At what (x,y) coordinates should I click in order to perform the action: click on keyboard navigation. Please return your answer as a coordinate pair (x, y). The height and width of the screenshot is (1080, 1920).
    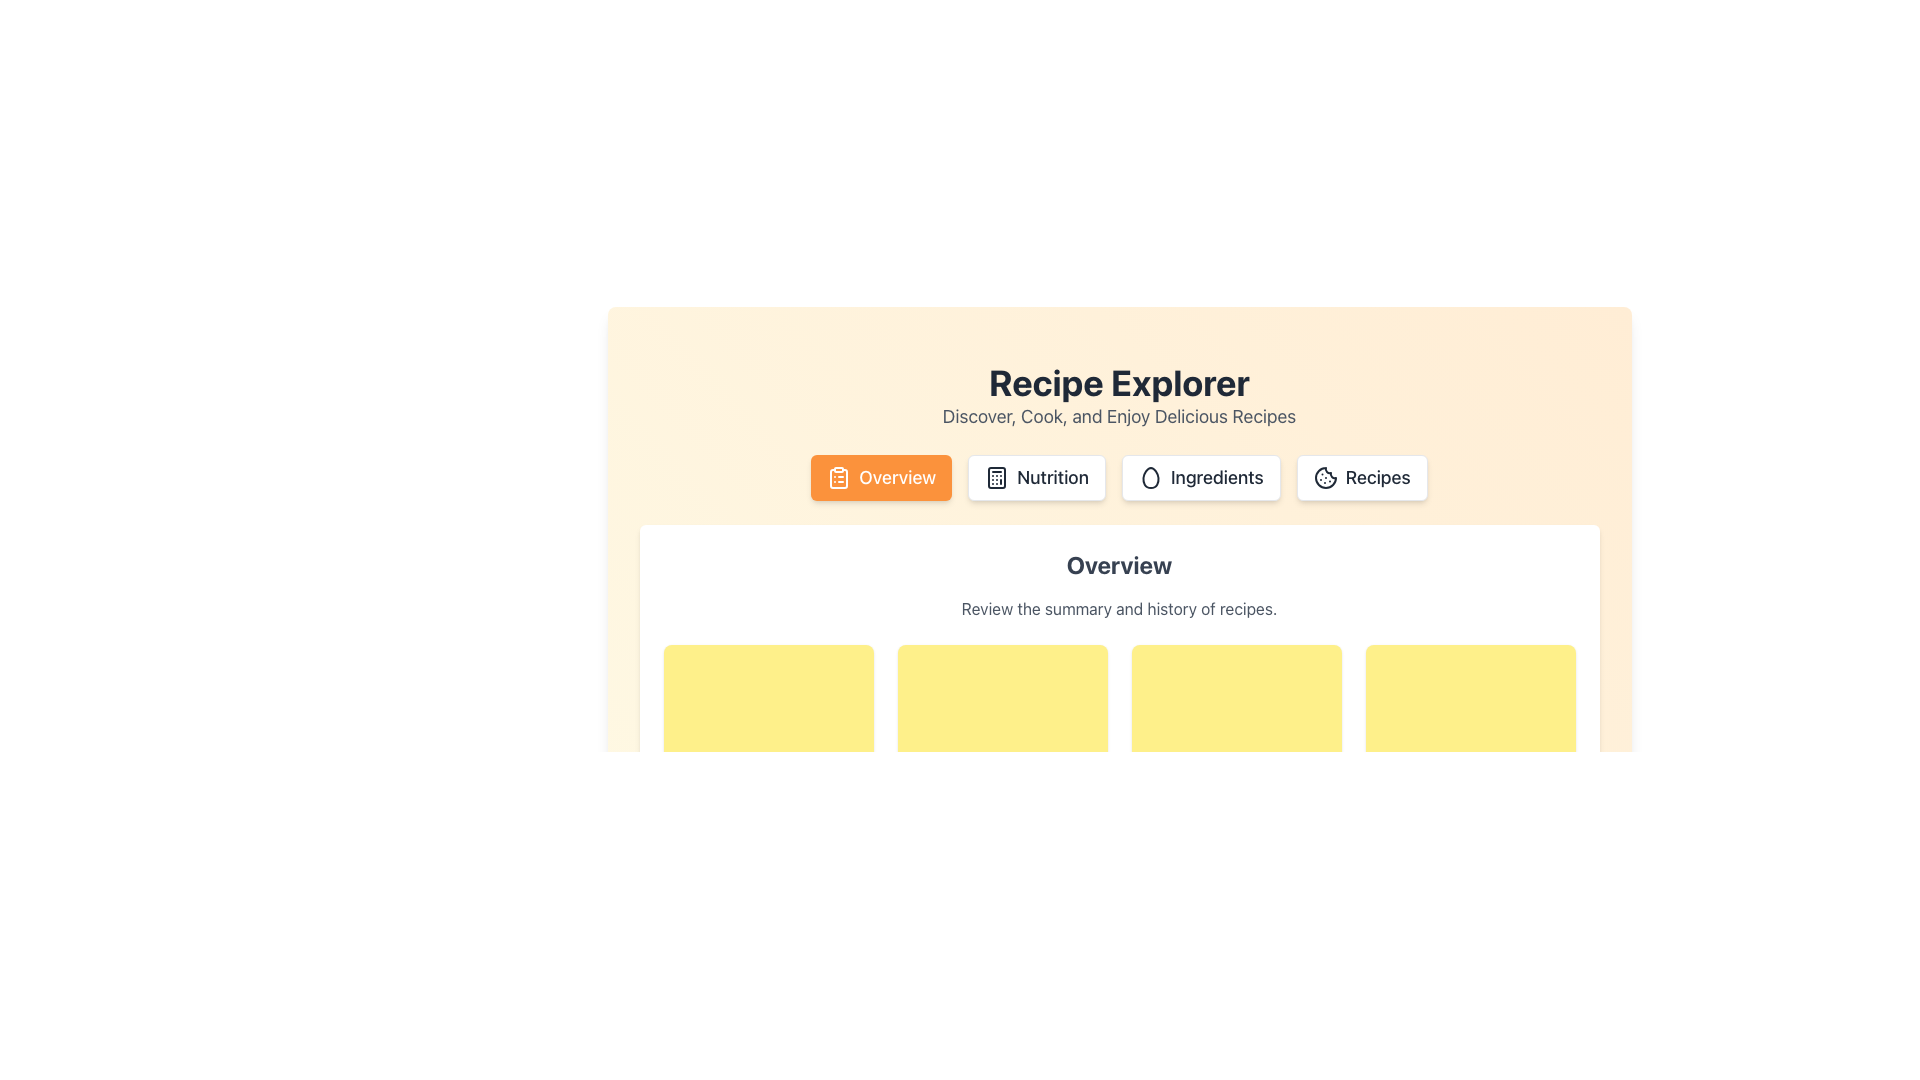
    Looking at the image, I should click on (1037, 478).